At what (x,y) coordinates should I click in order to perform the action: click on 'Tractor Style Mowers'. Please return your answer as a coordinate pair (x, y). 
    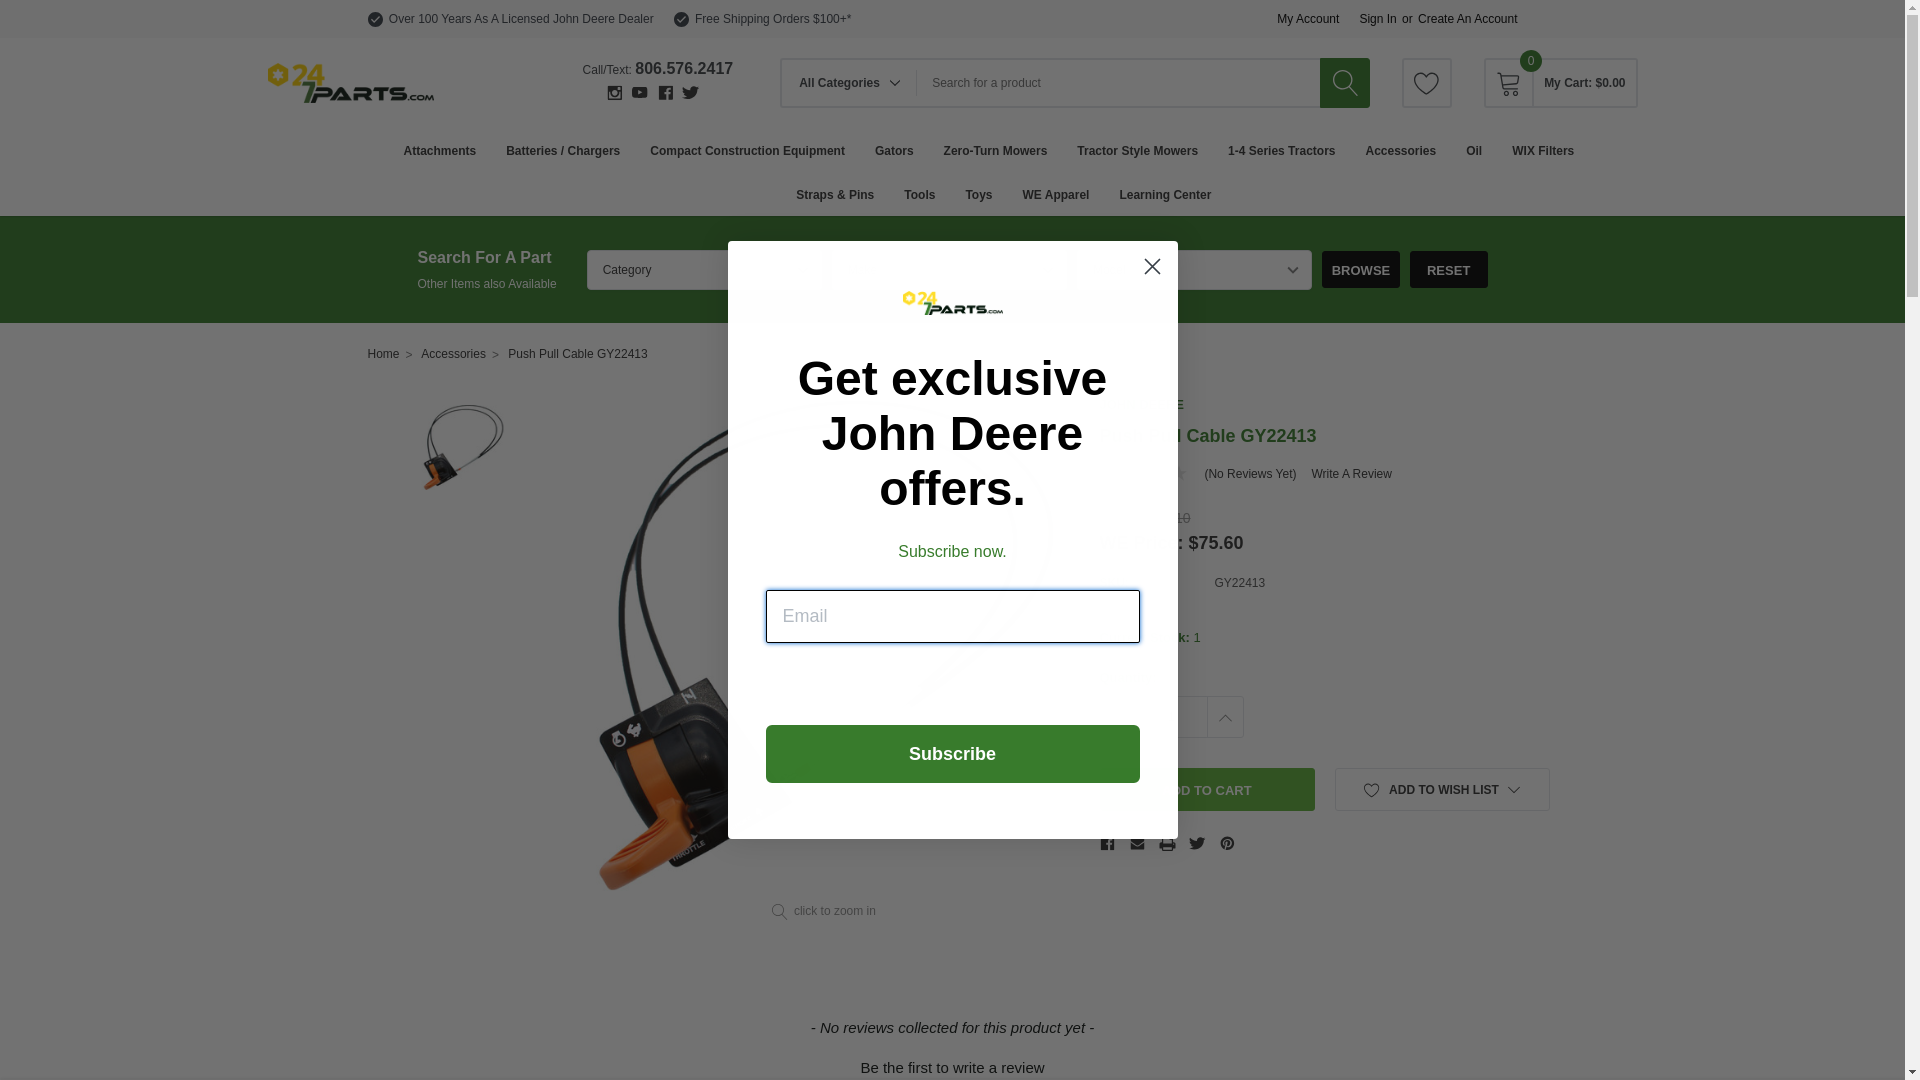
    Looking at the image, I should click on (1075, 149).